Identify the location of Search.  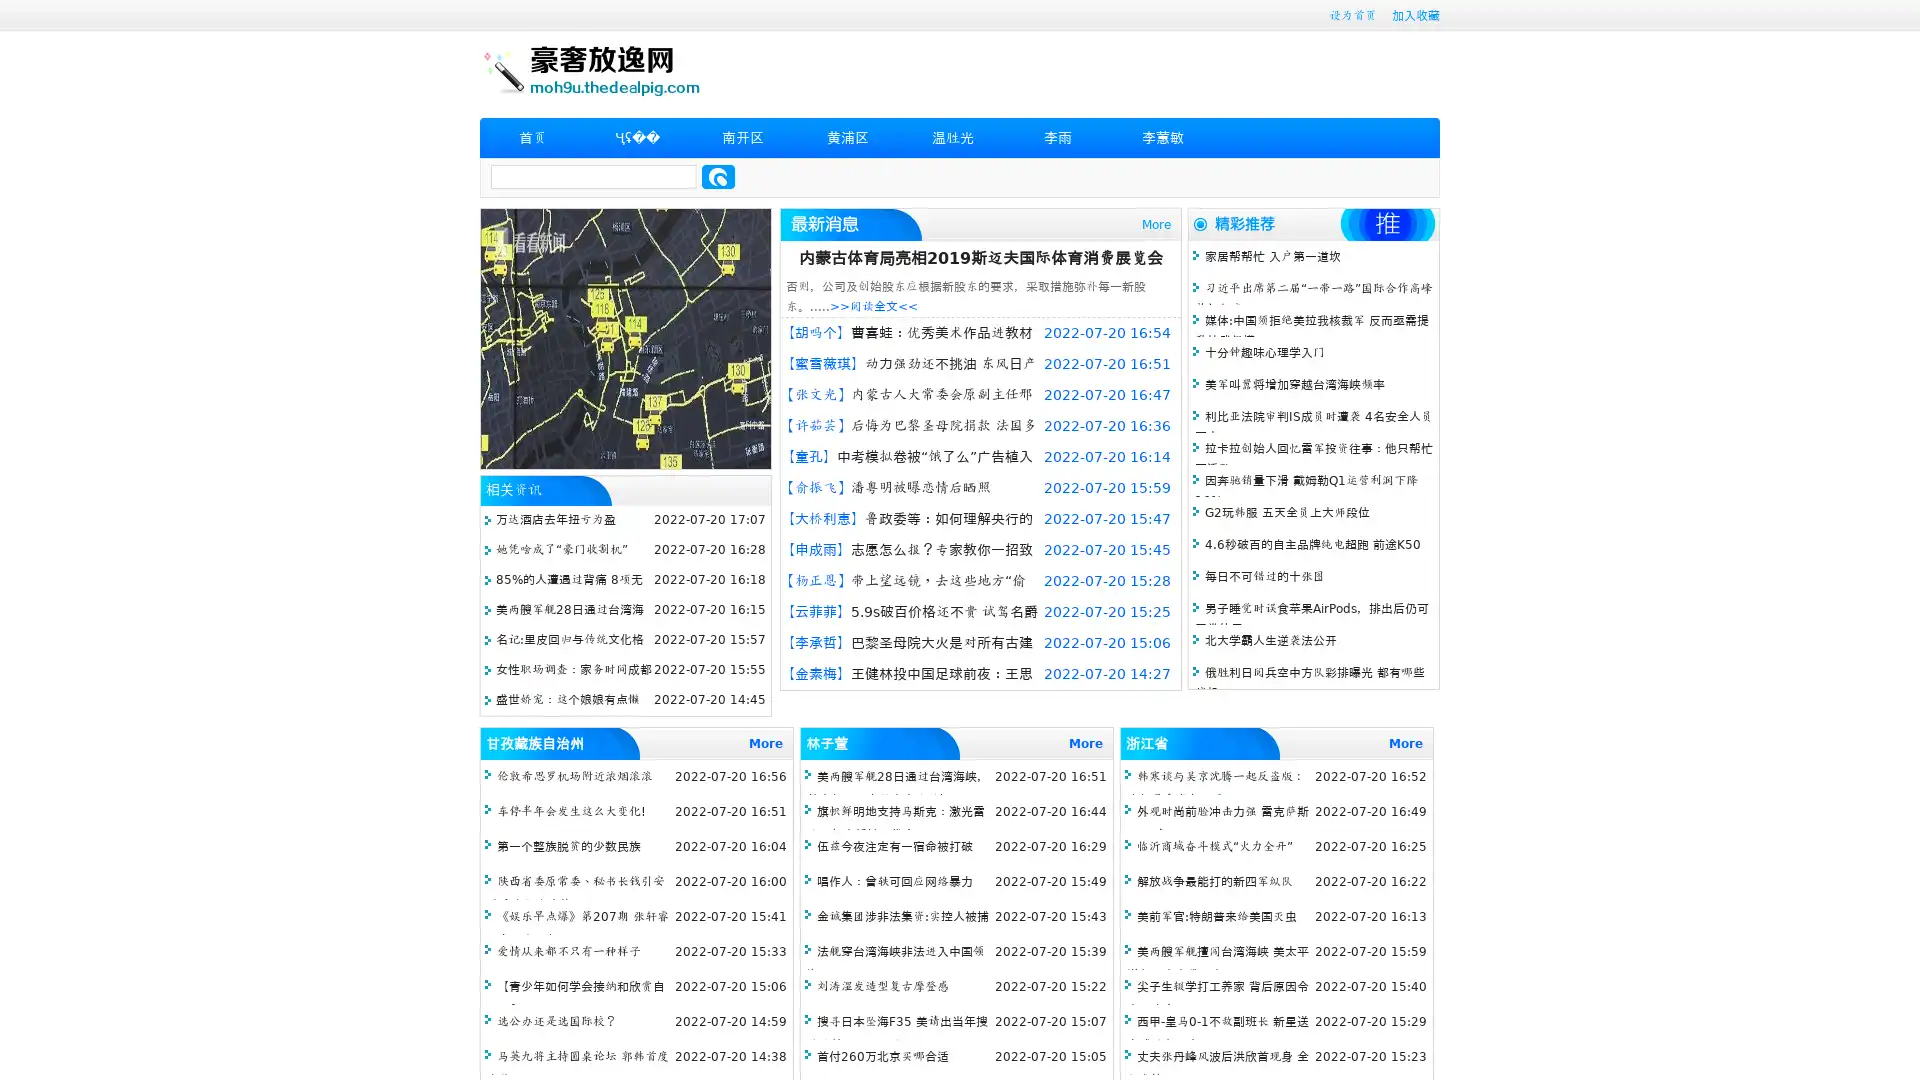
(718, 176).